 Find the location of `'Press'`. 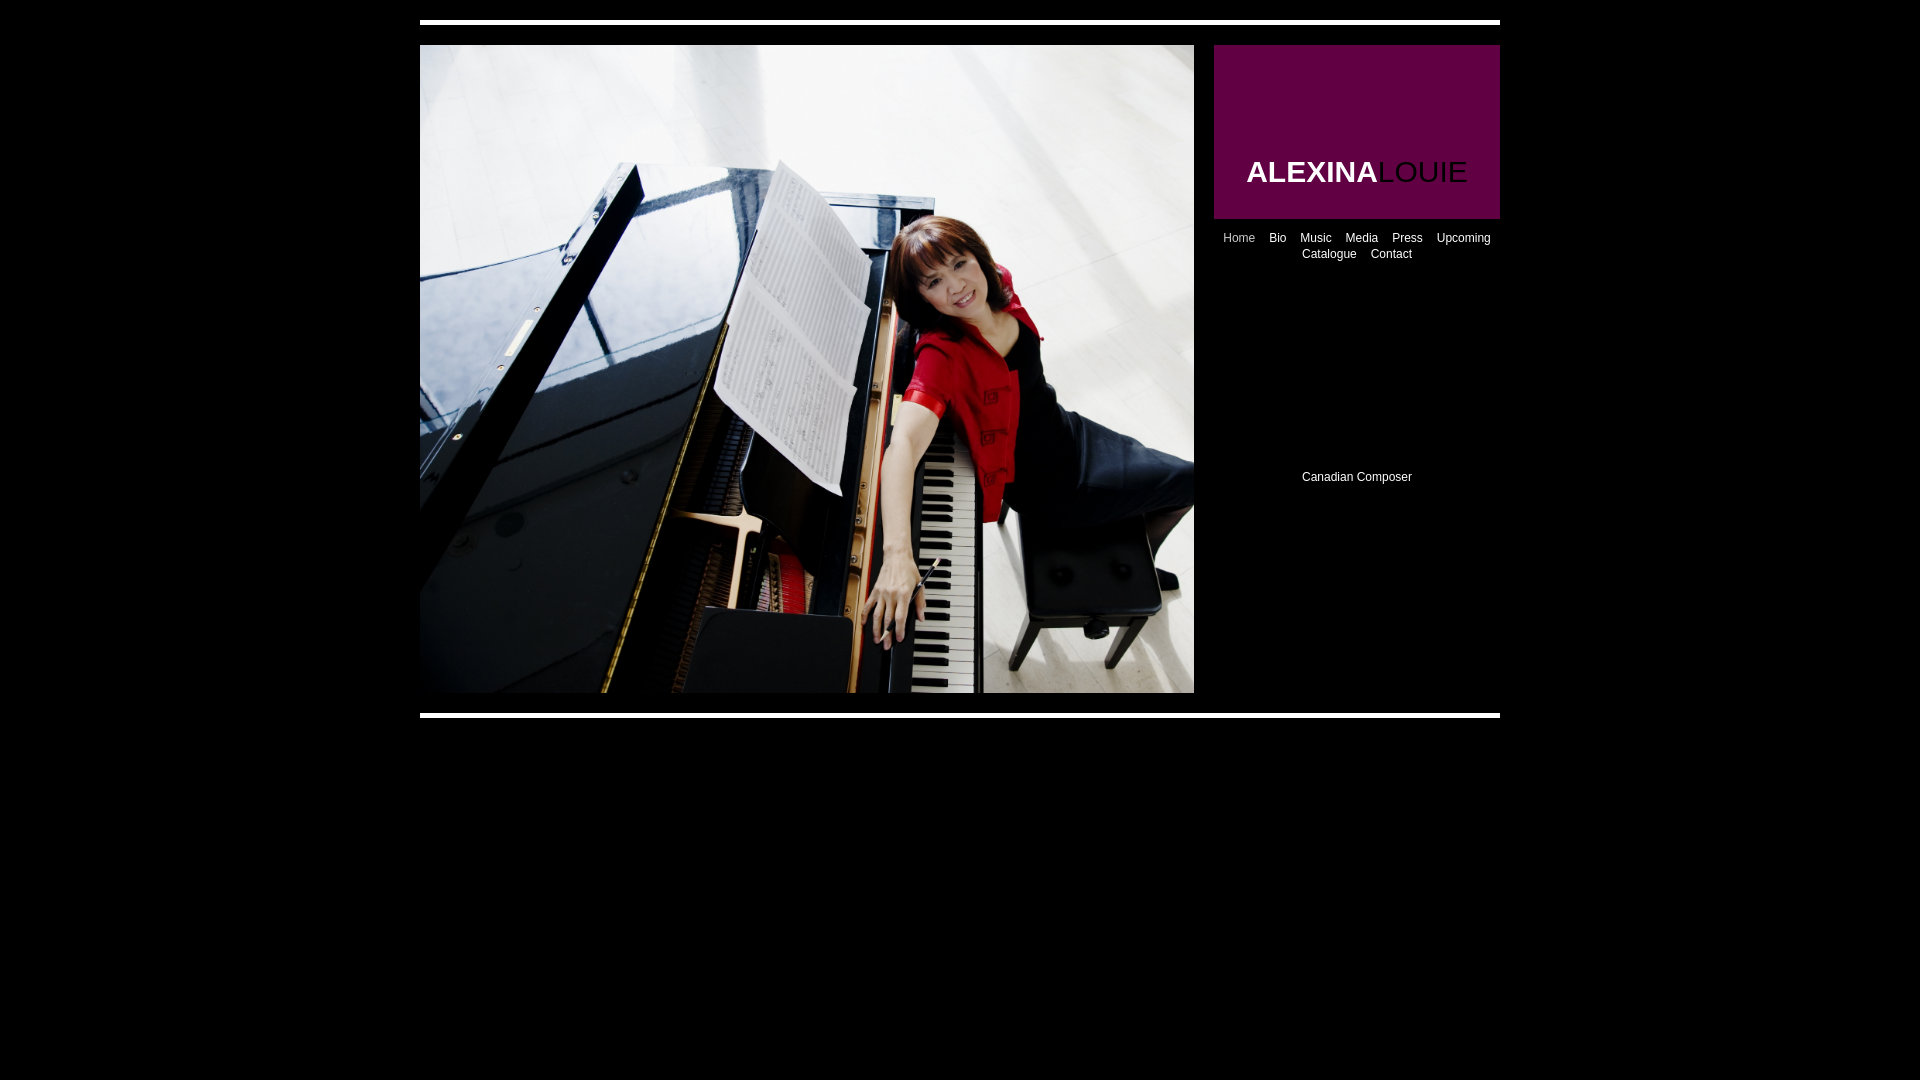

'Press' is located at coordinates (1406, 237).